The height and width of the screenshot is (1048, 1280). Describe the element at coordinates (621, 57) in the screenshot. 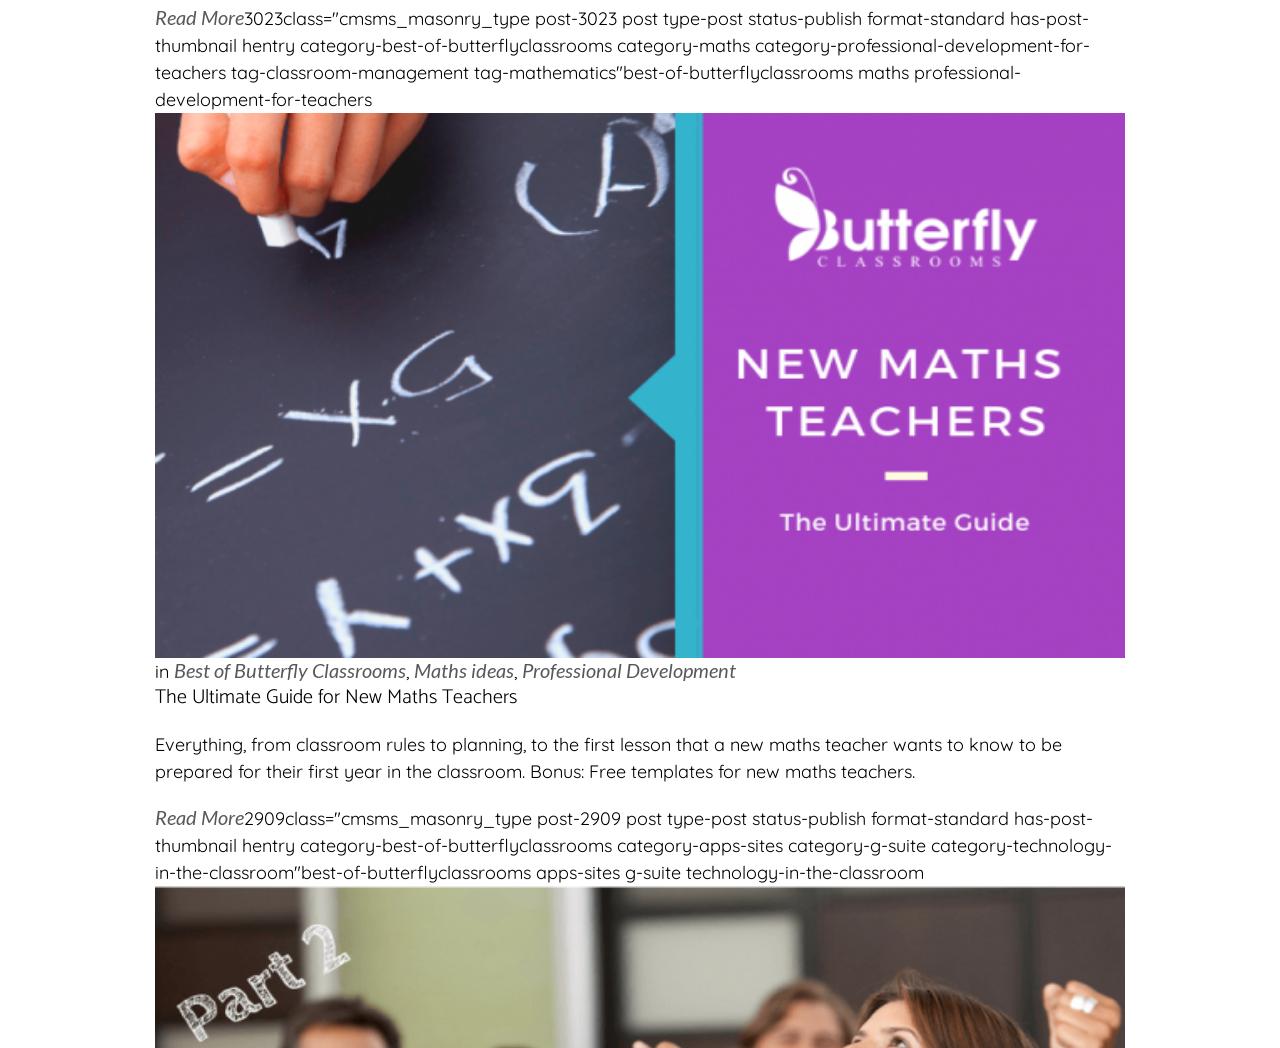

I see `'3023class="cmsms_masonry_type post-3023 post type-post status-publish format-standard has-post-thumbnail hentry category-best-of-butterflyclassrooms category-maths category-professional-development-for-teachers tag-classroom-management tag-mathematics"best-of-butterflyclassrooms maths professional-development-for-teachers'` at that location.